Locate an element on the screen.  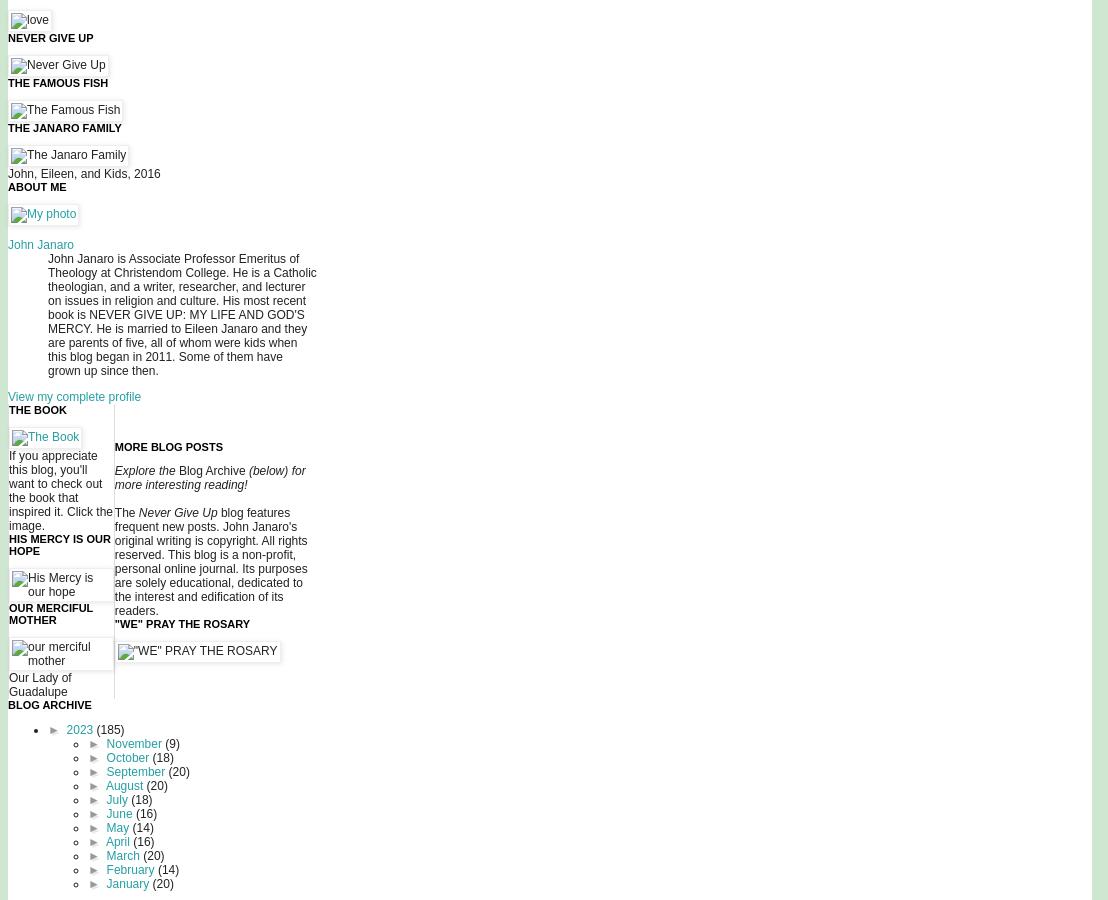
'April' is located at coordinates (105, 842).